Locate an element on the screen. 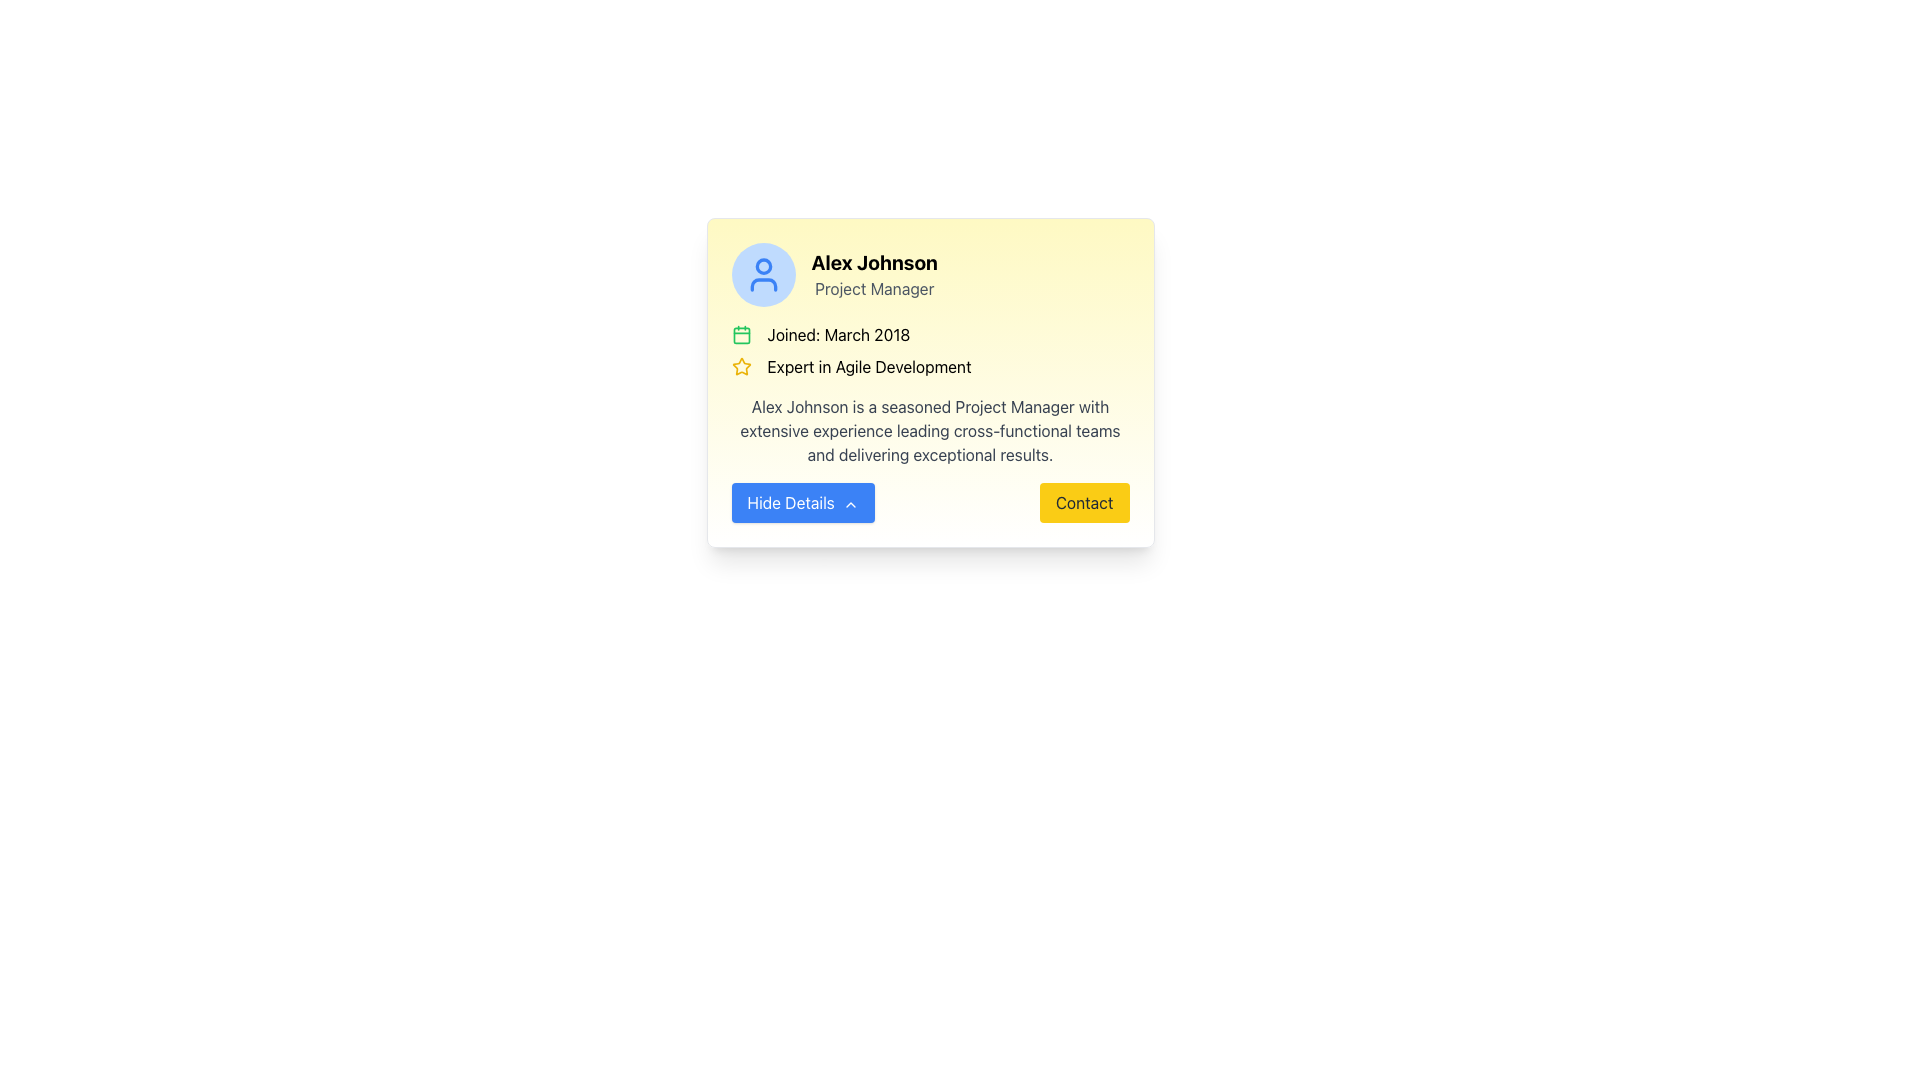 Image resolution: width=1920 pixels, height=1080 pixels. the small green calendar icon located to the immediate left of the text 'Joined: March 2018' is located at coordinates (740, 334).